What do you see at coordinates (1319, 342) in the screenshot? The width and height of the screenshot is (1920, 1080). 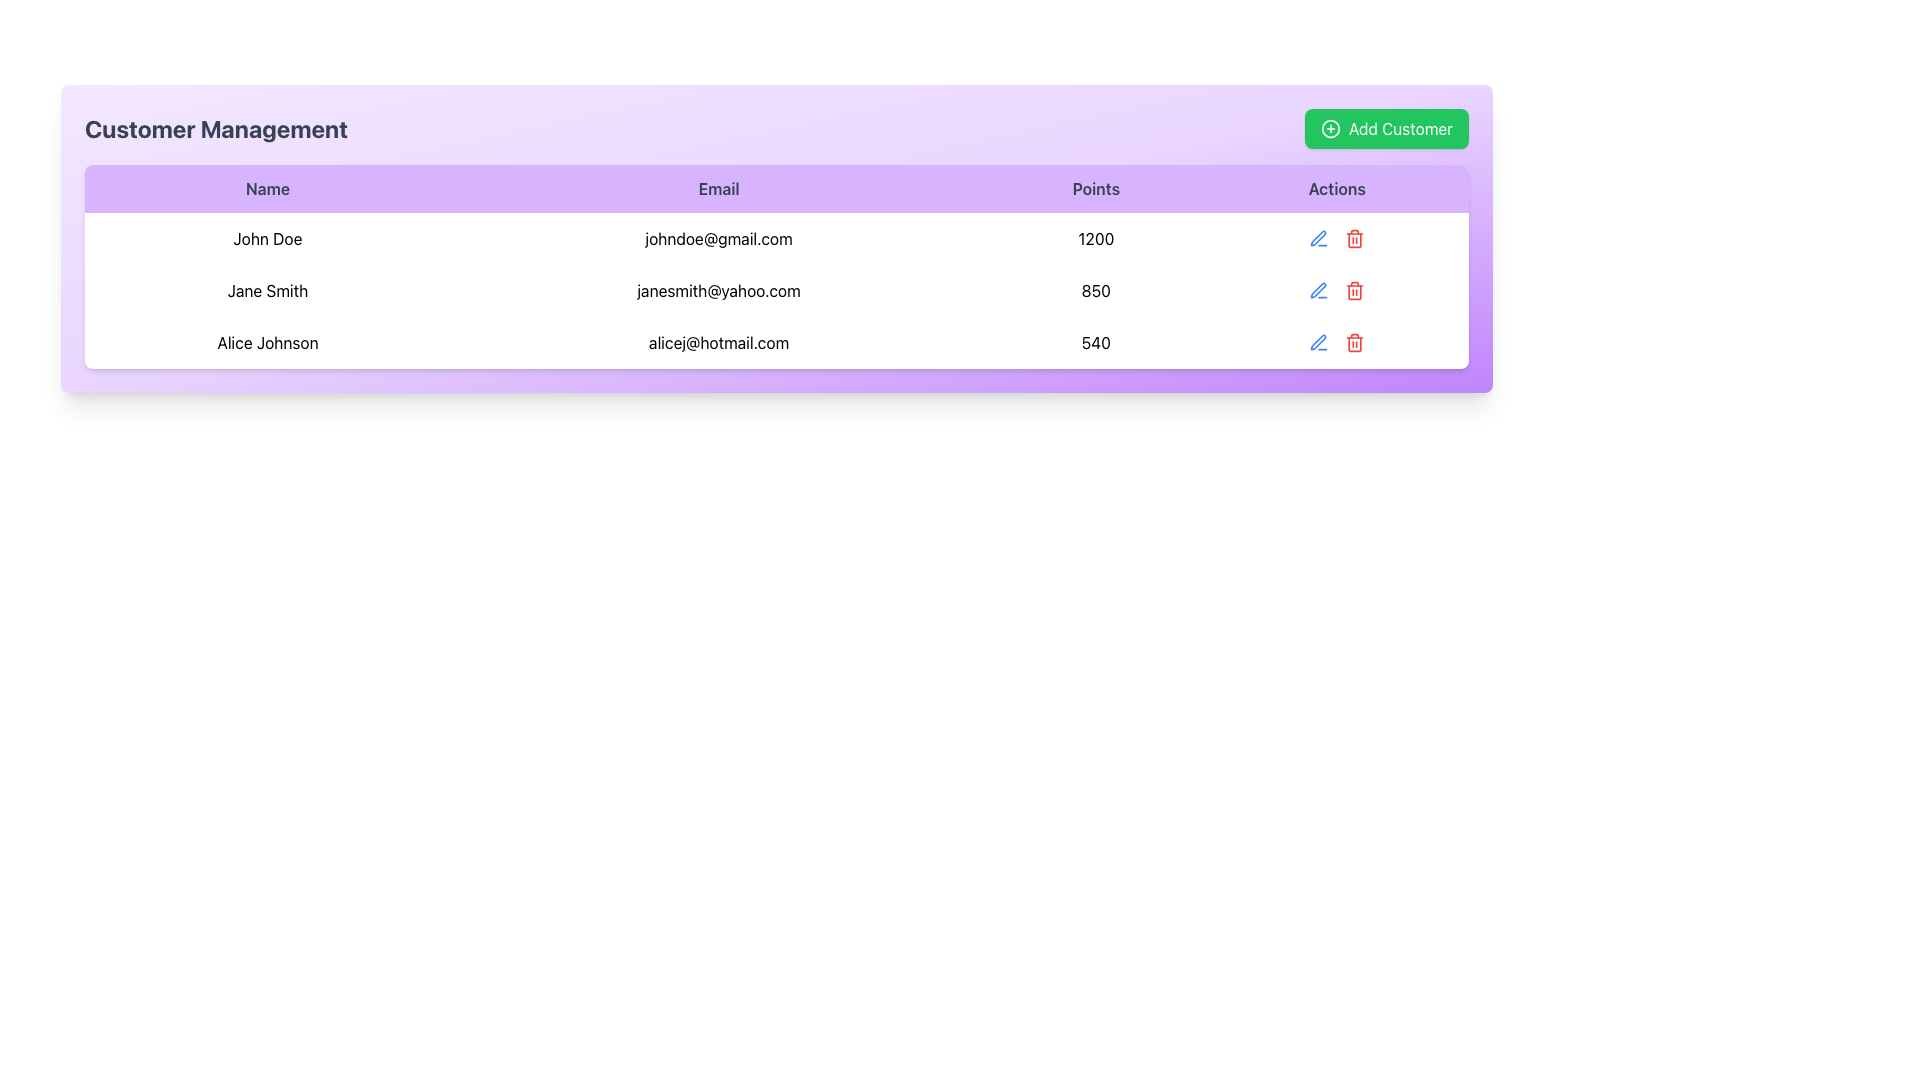 I see `the pen icon button under the 'Actions' column in the third row of the table for Alice Johnson to initiate an edit action` at bounding box center [1319, 342].